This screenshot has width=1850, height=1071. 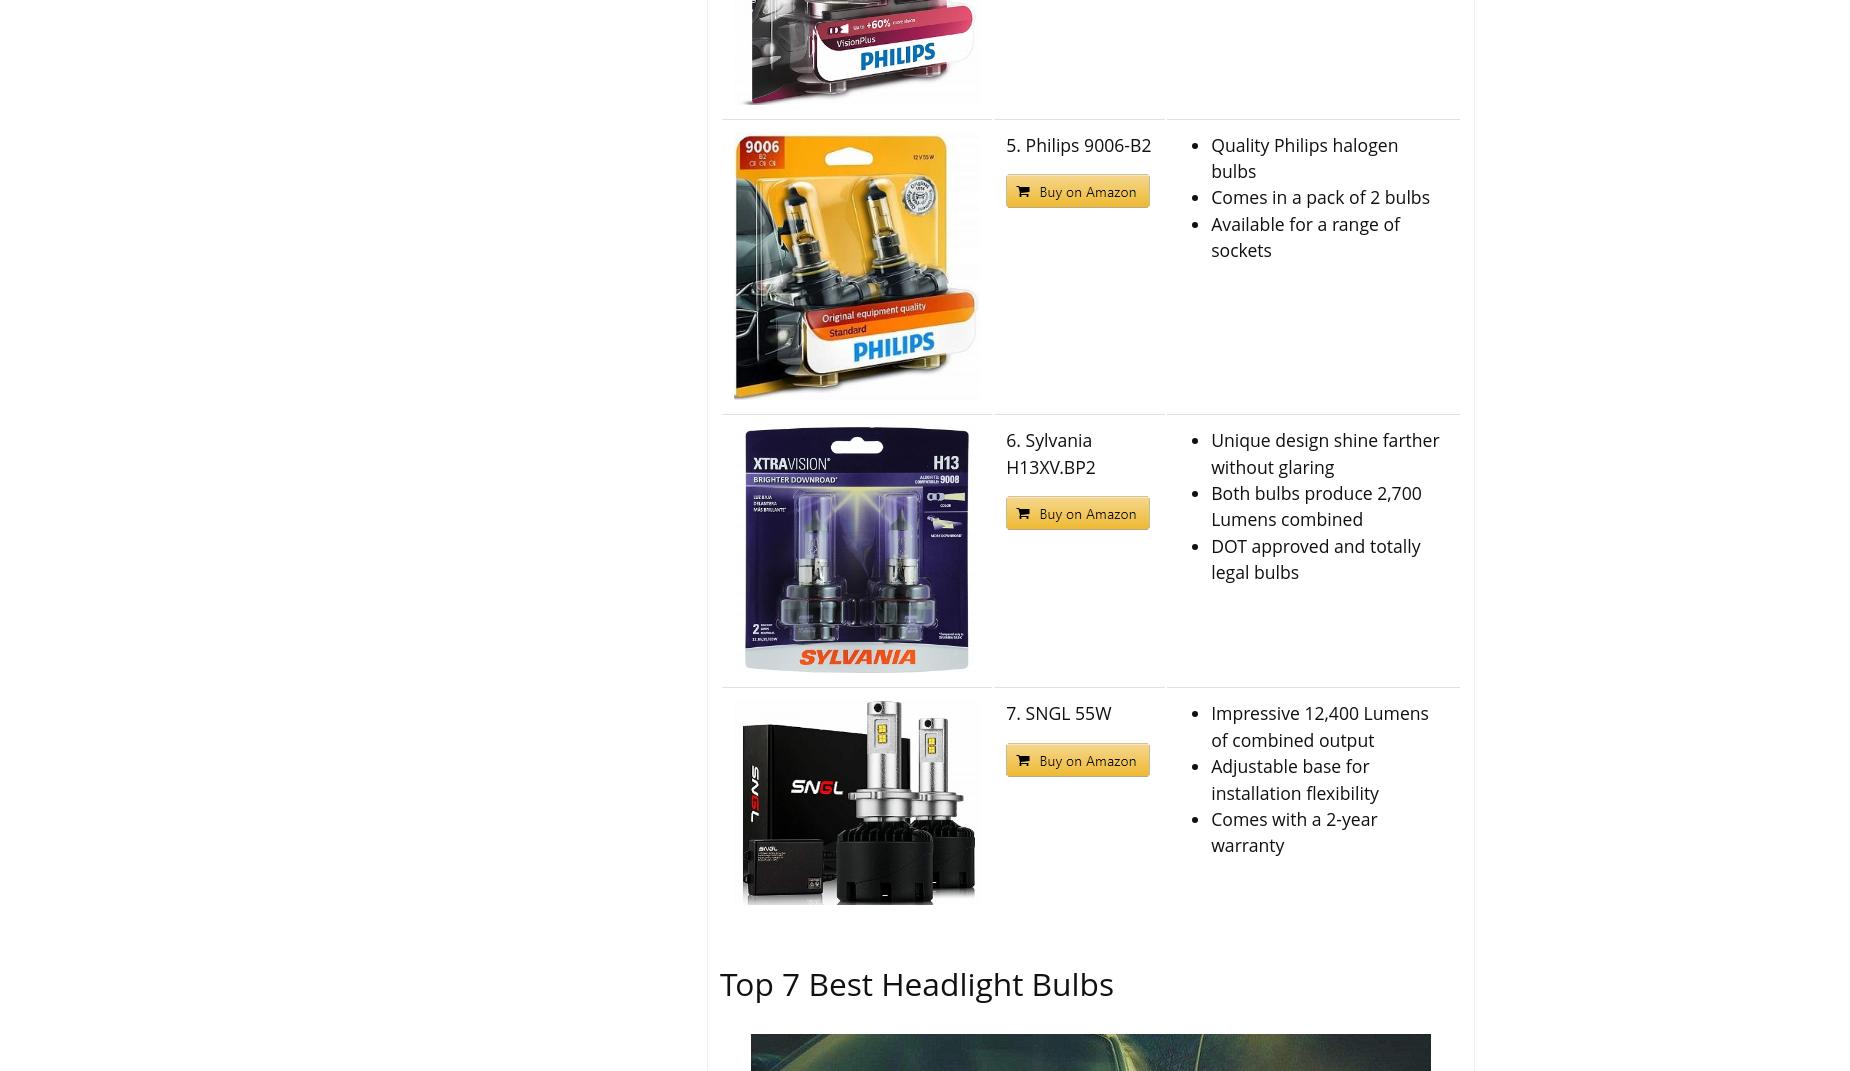 What do you see at coordinates (1293, 778) in the screenshot?
I see `'Adjustable base for installation flexibility'` at bounding box center [1293, 778].